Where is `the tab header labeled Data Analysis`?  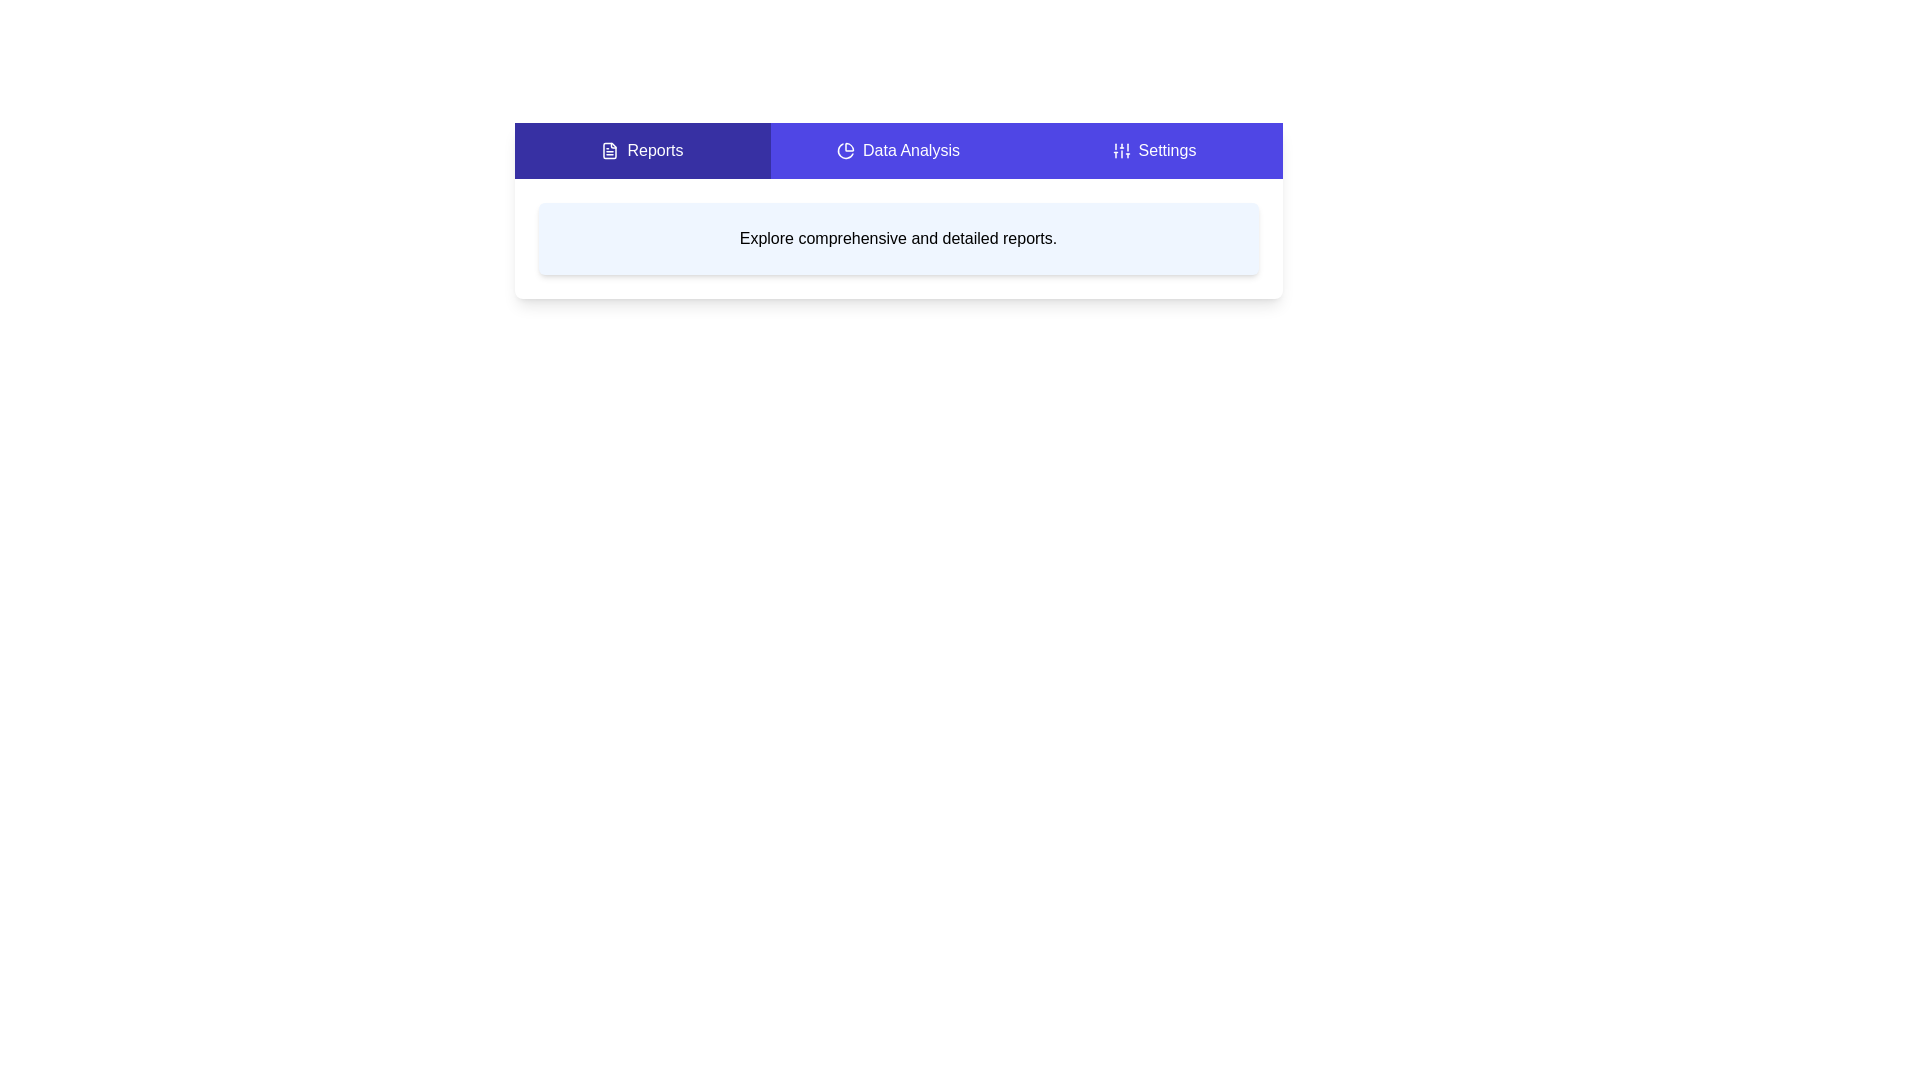 the tab header labeled Data Analysis is located at coordinates (897, 149).